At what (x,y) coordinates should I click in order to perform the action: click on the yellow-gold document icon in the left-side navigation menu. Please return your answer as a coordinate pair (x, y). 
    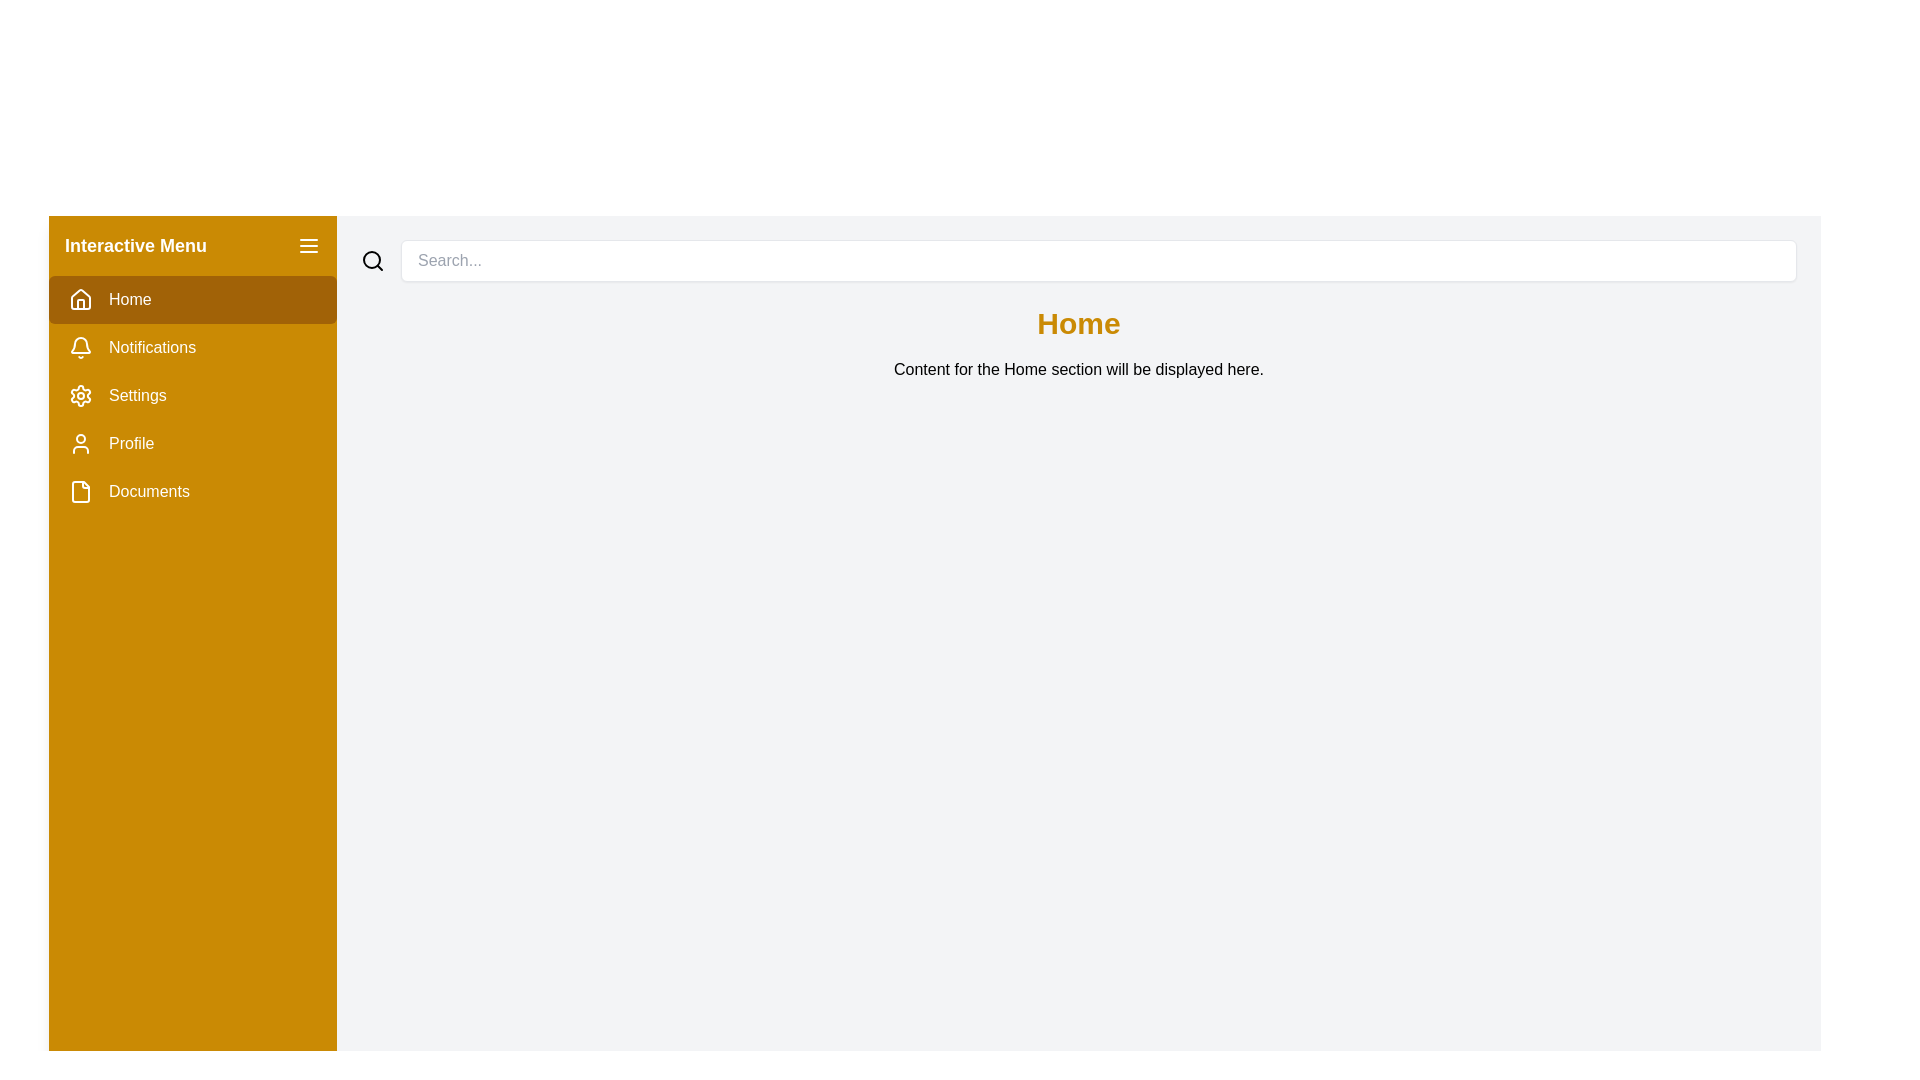
    Looking at the image, I should click on (80, 492).